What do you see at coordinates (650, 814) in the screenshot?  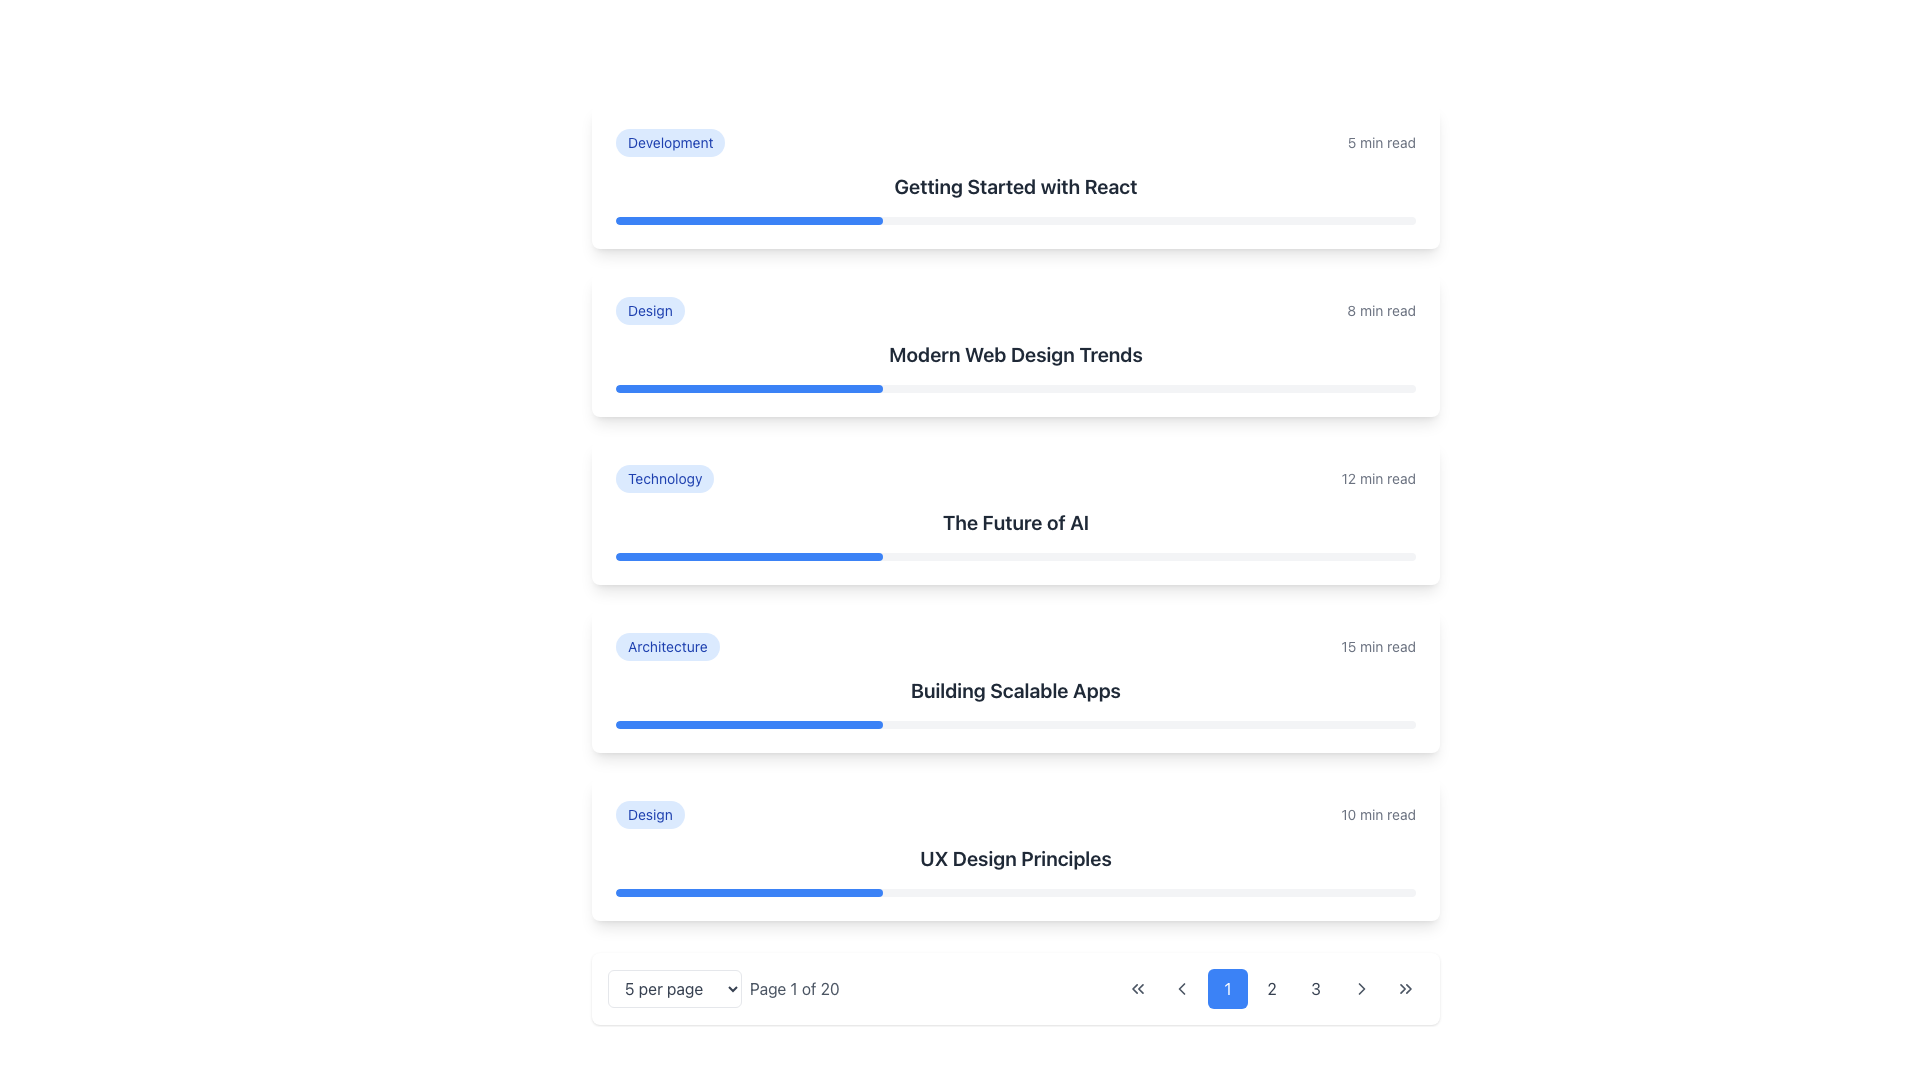 I see `the pill-shaped label with light blue background and dark blue text 'Design', located in the fifth row before 'UX Design Principles'` at bounding box center [650, 814].